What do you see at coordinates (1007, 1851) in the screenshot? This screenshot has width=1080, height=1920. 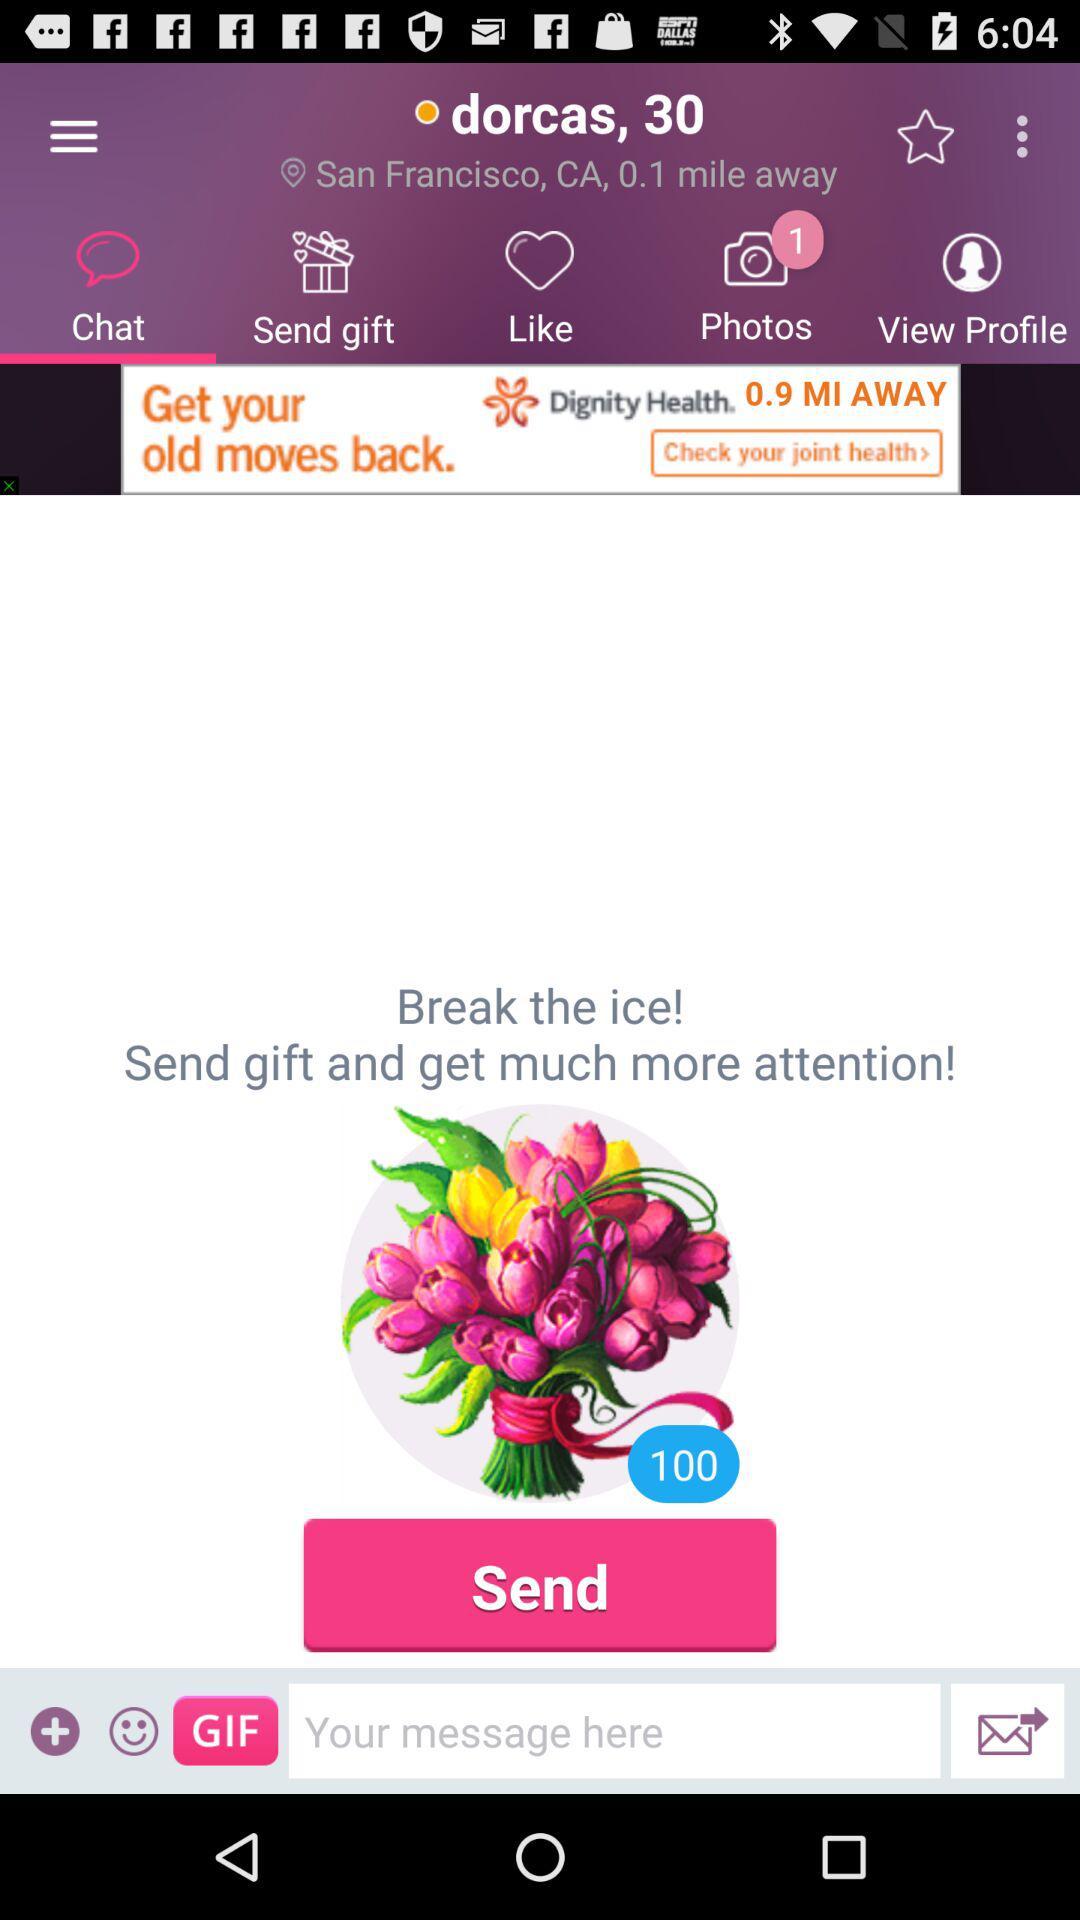 I see `the email icon` at bounding box center [1007, 1851].